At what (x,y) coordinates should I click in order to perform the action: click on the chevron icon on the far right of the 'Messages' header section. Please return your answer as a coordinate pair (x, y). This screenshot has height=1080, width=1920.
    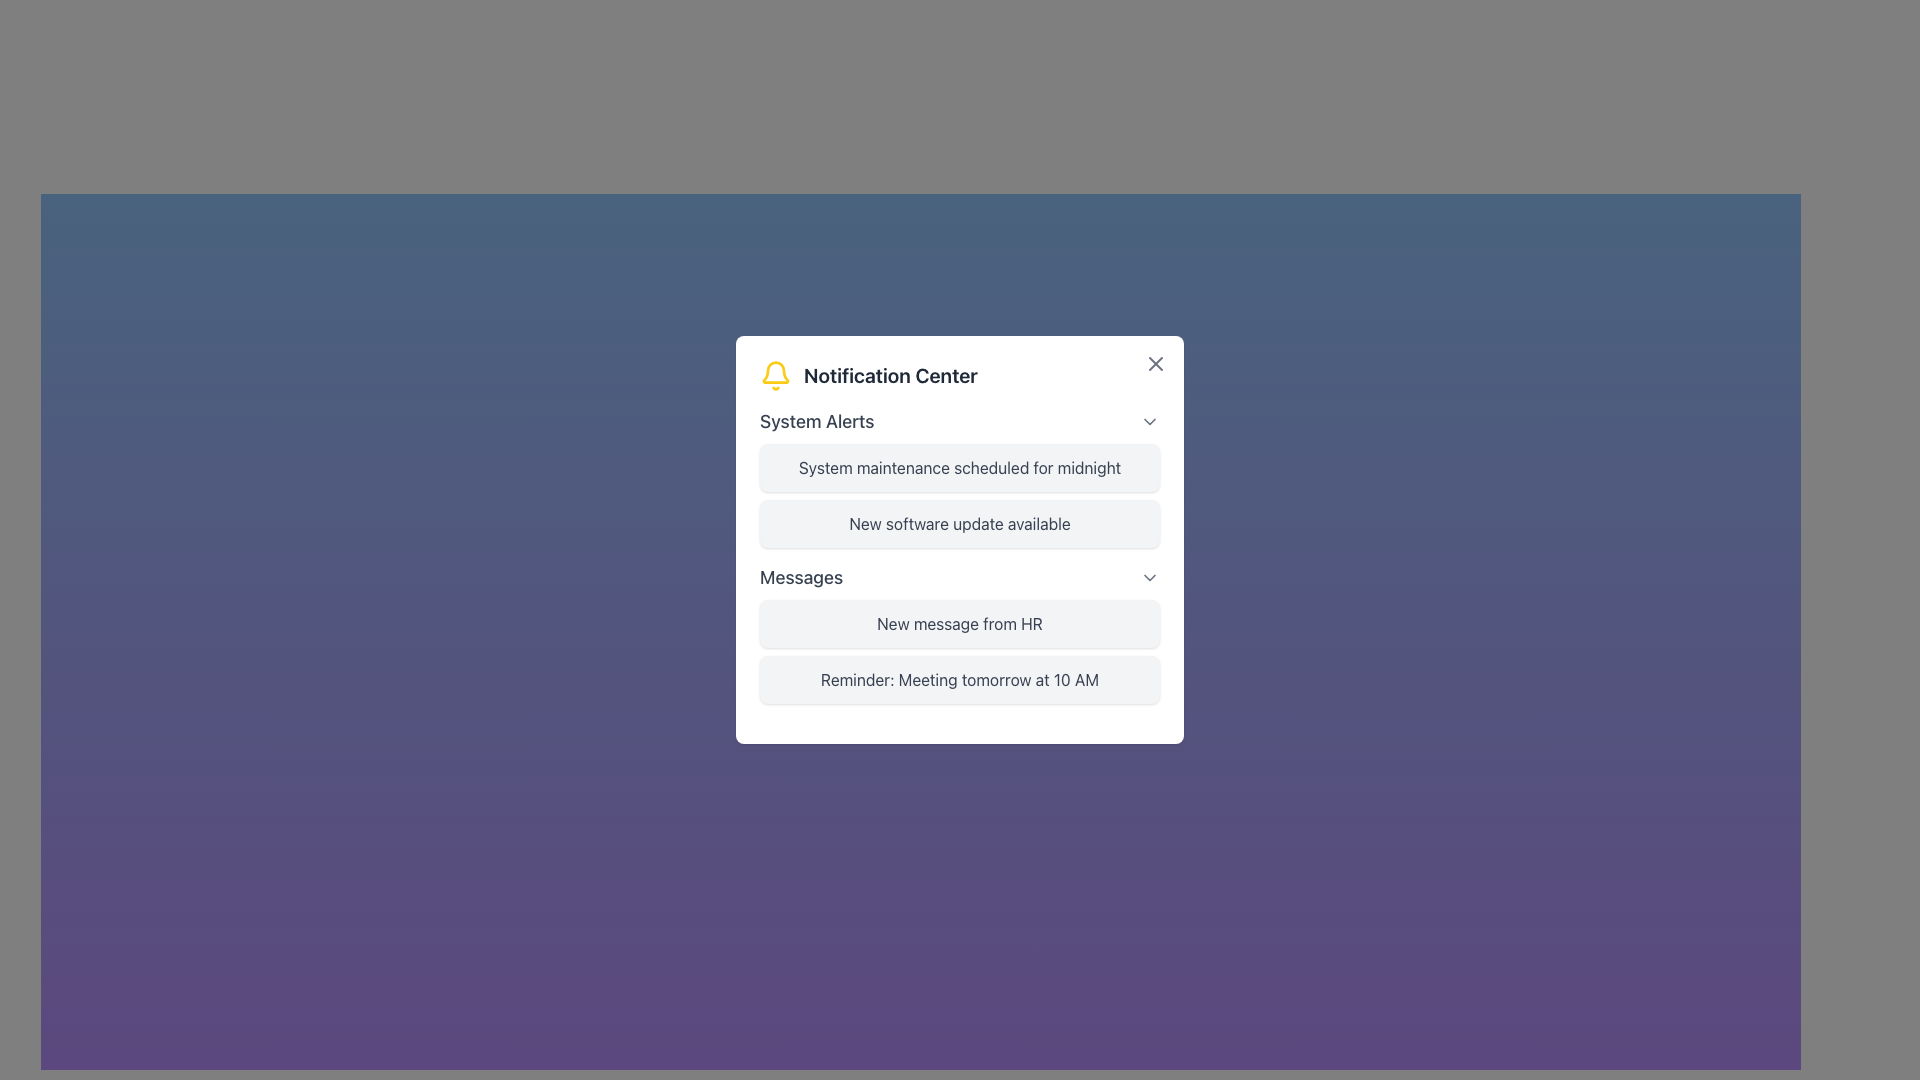
    Looking at the image, I should click on (1150, 578).